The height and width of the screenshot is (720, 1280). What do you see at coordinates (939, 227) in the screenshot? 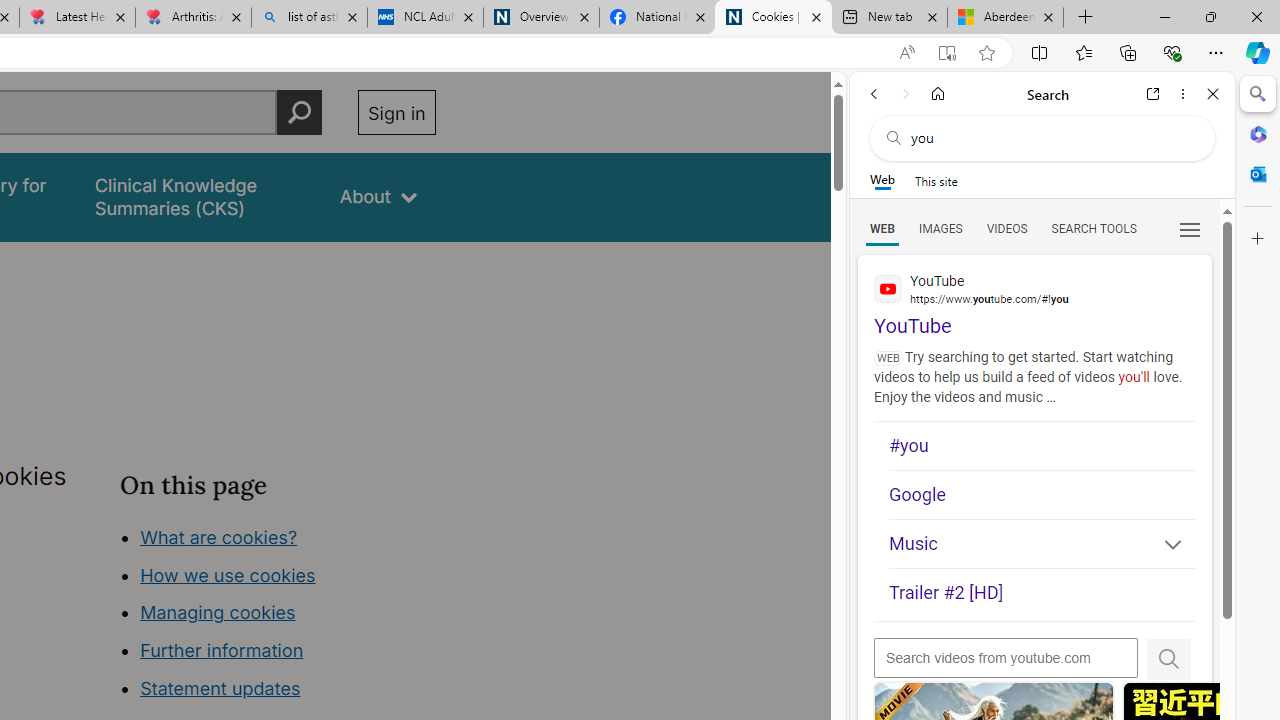
I see `'IMAGES'` at bounding box center [939, 227].